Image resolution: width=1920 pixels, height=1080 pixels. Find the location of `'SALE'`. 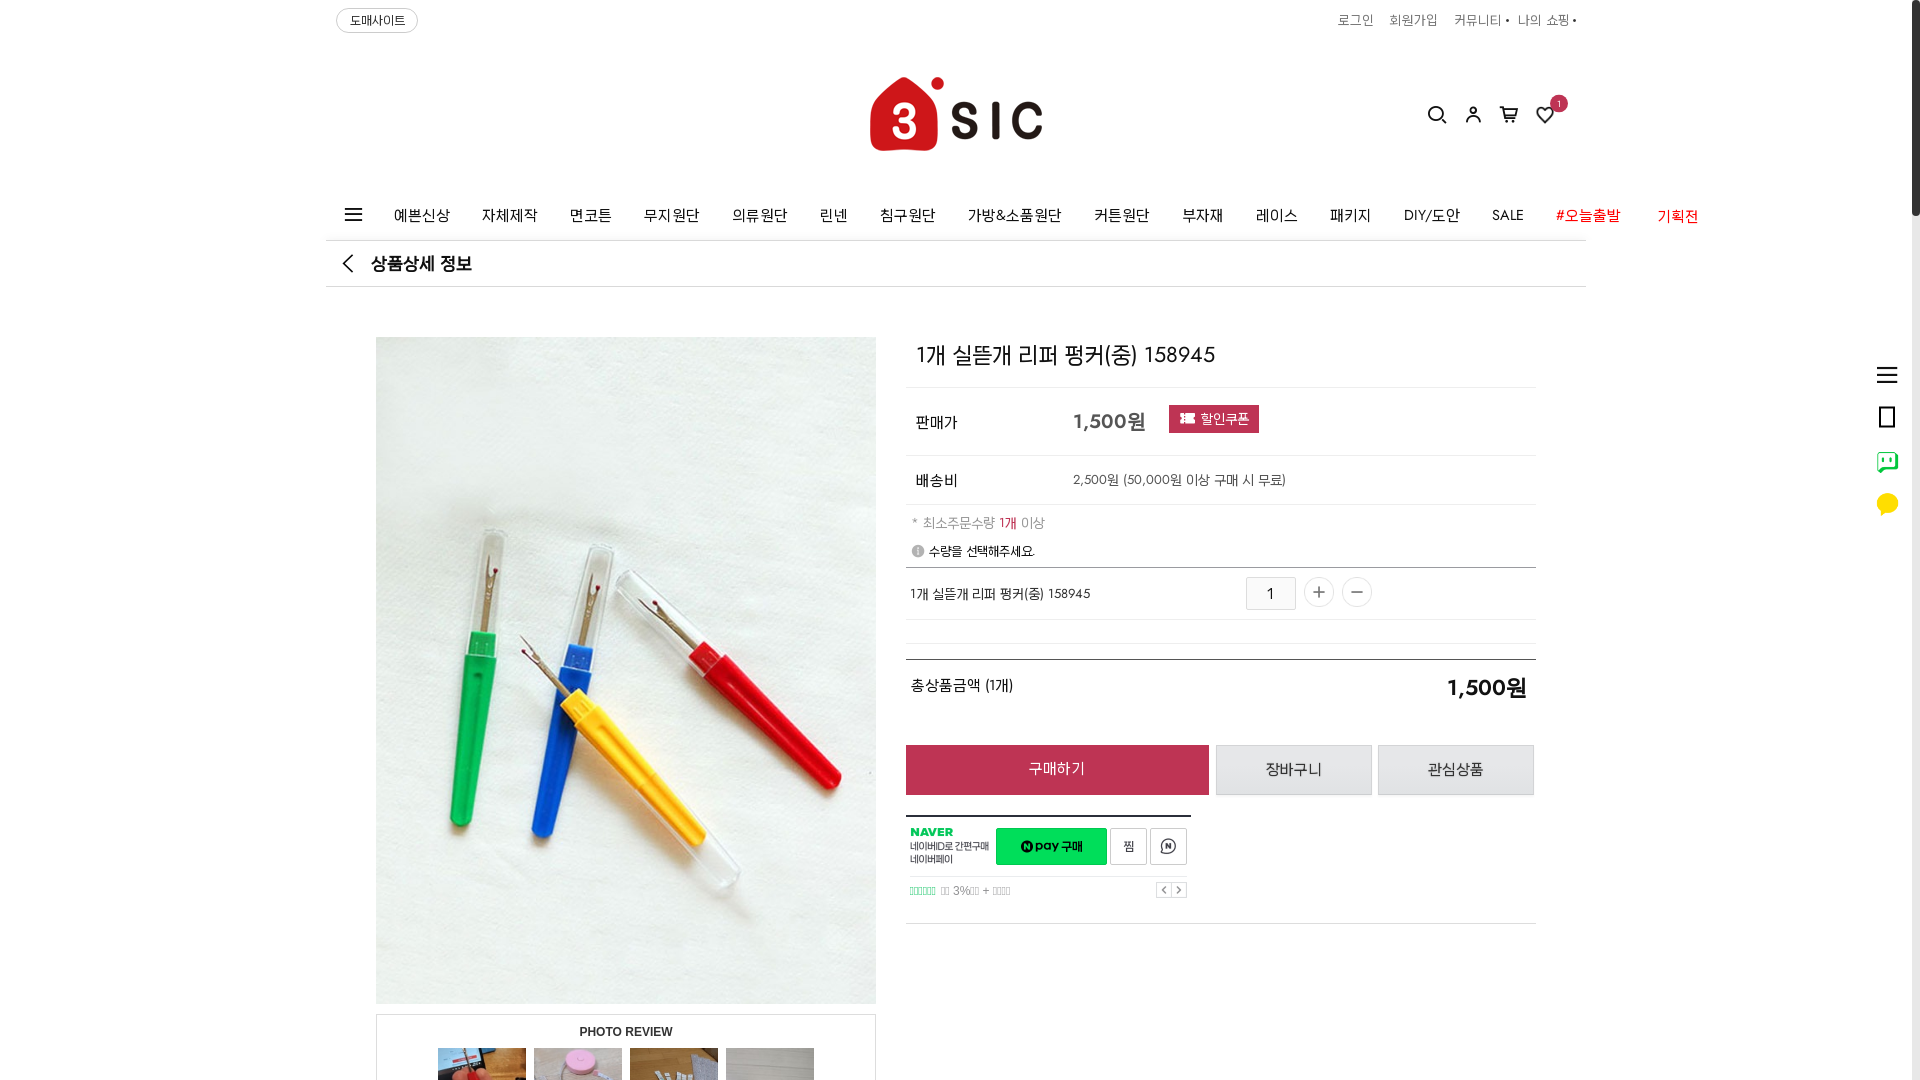

'SALE' is located at coordinates (1507, 215).